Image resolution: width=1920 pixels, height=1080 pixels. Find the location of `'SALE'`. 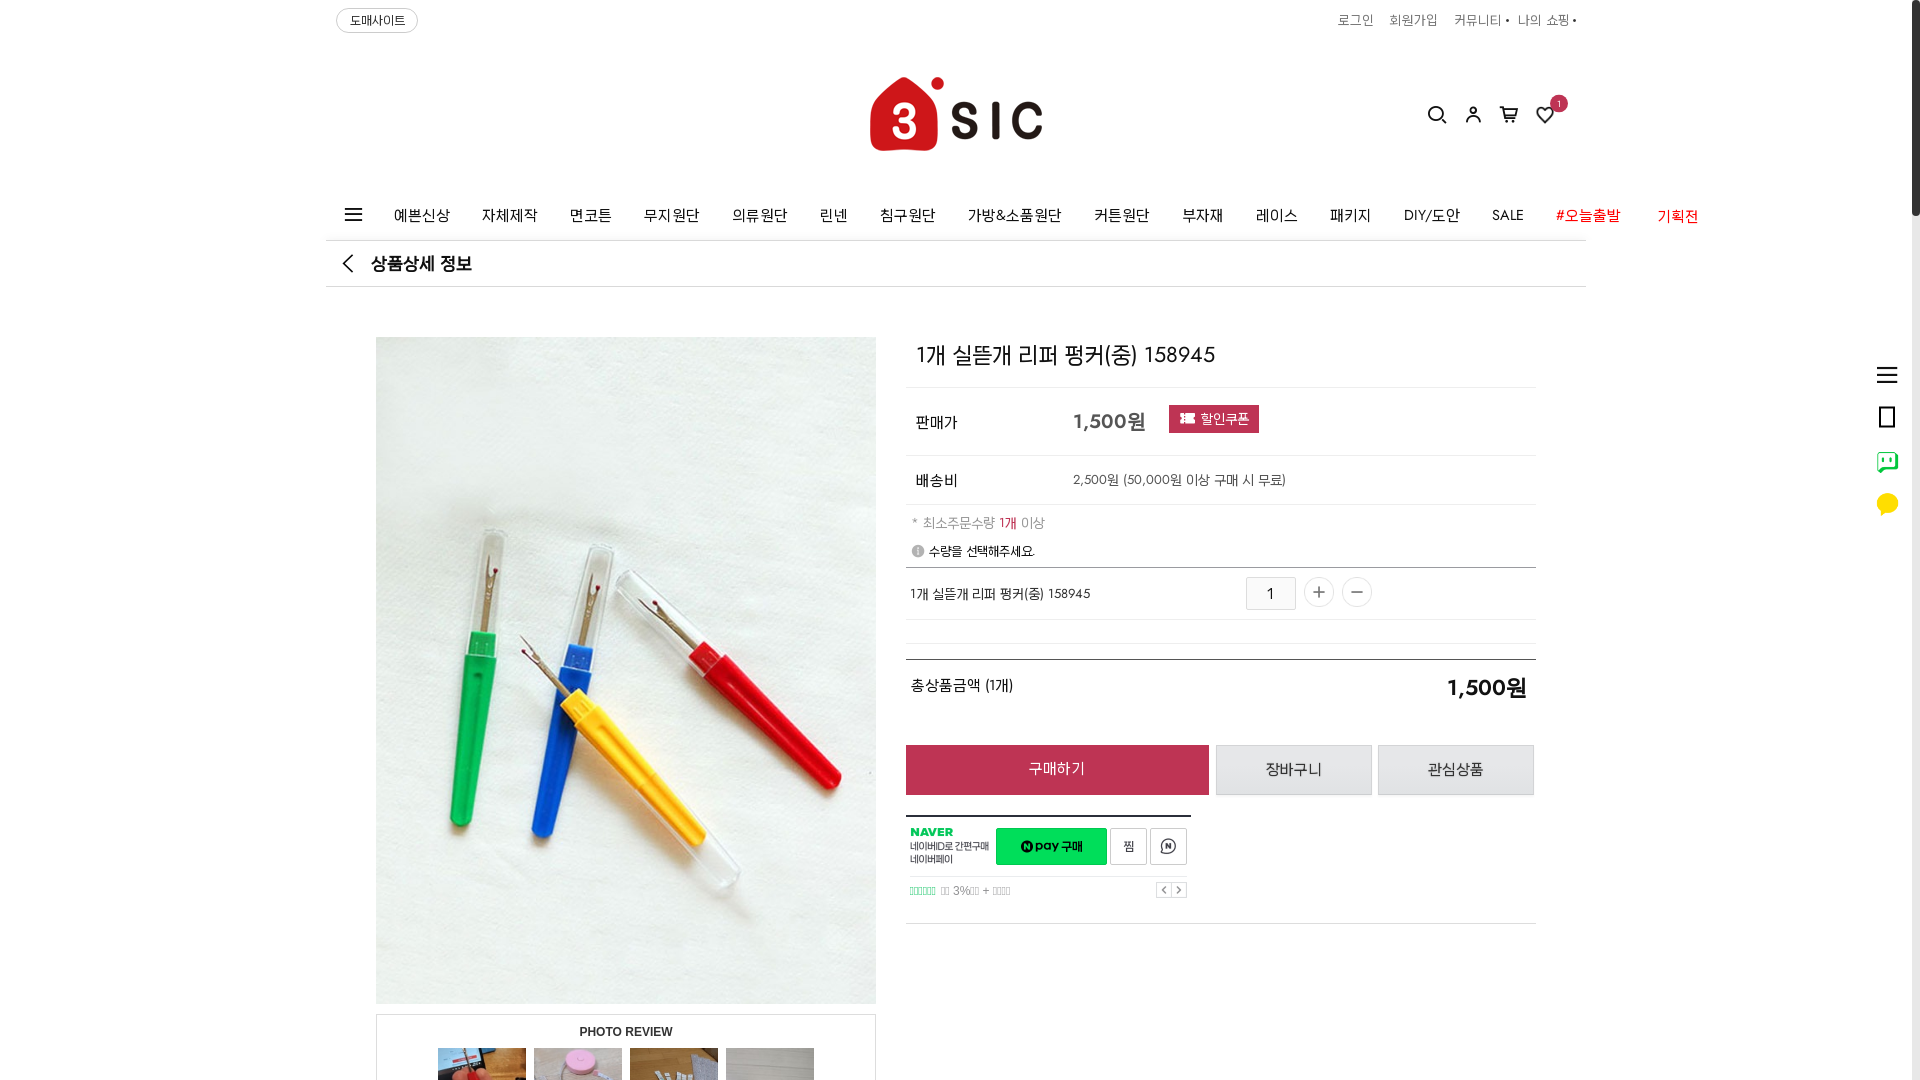

'SALE' is located at coordinates (1507, 215).